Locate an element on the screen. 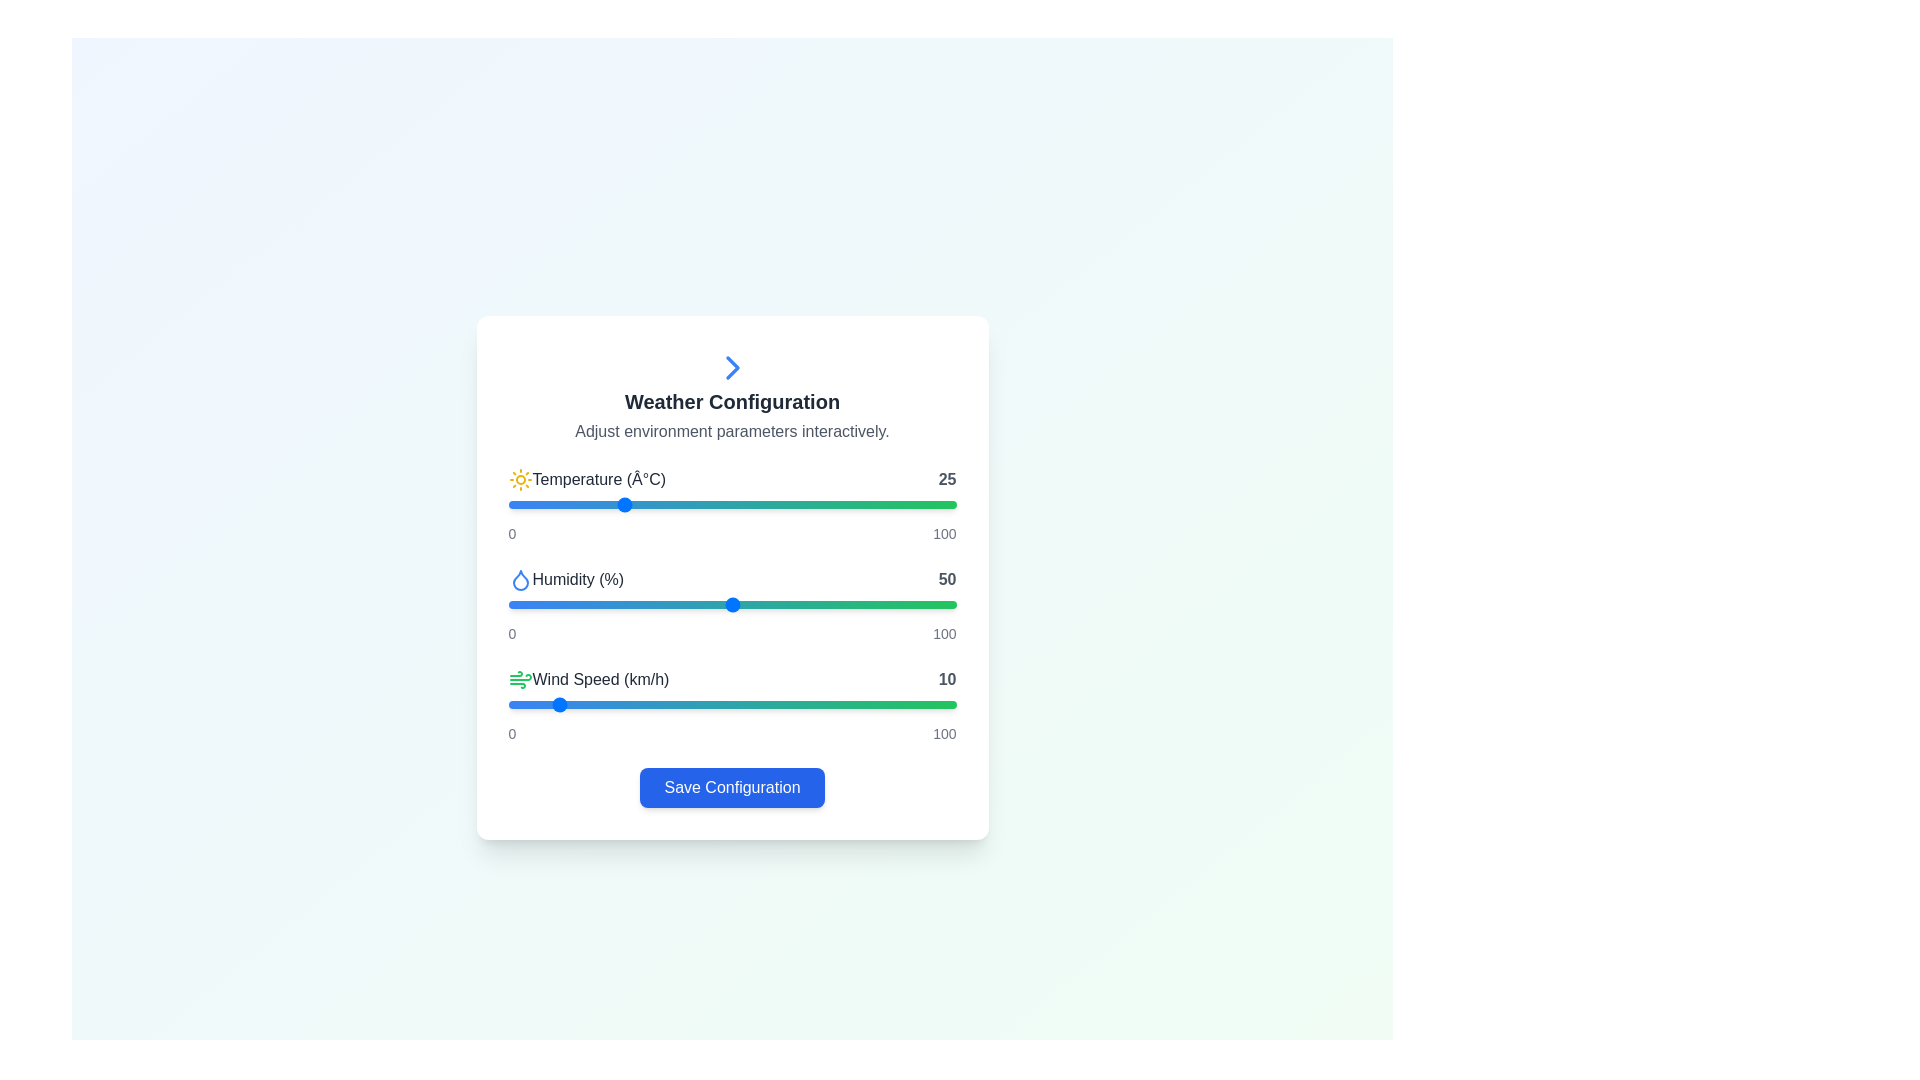 The image size is (1920, 1080). the slider value is located at coordinates (705, 604).